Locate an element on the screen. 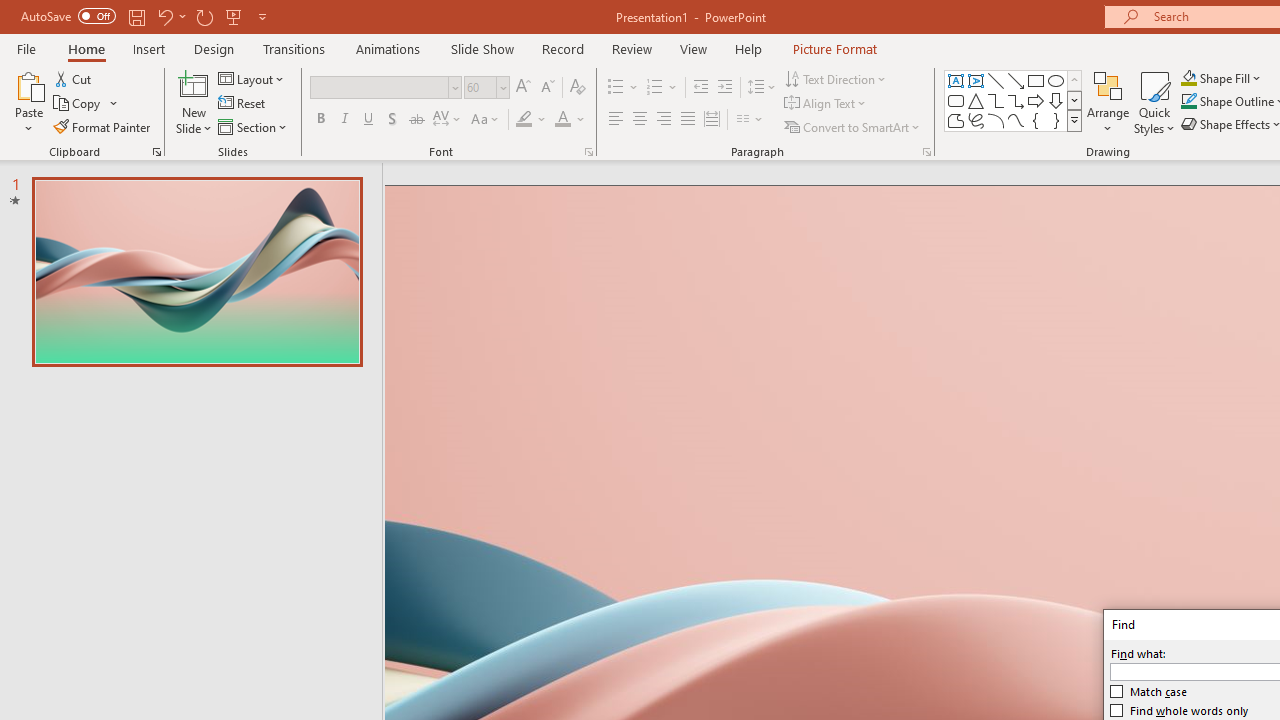 The image size is (1280, 720). 'Freeform: Scribble' is located at coordinates (976, 120).